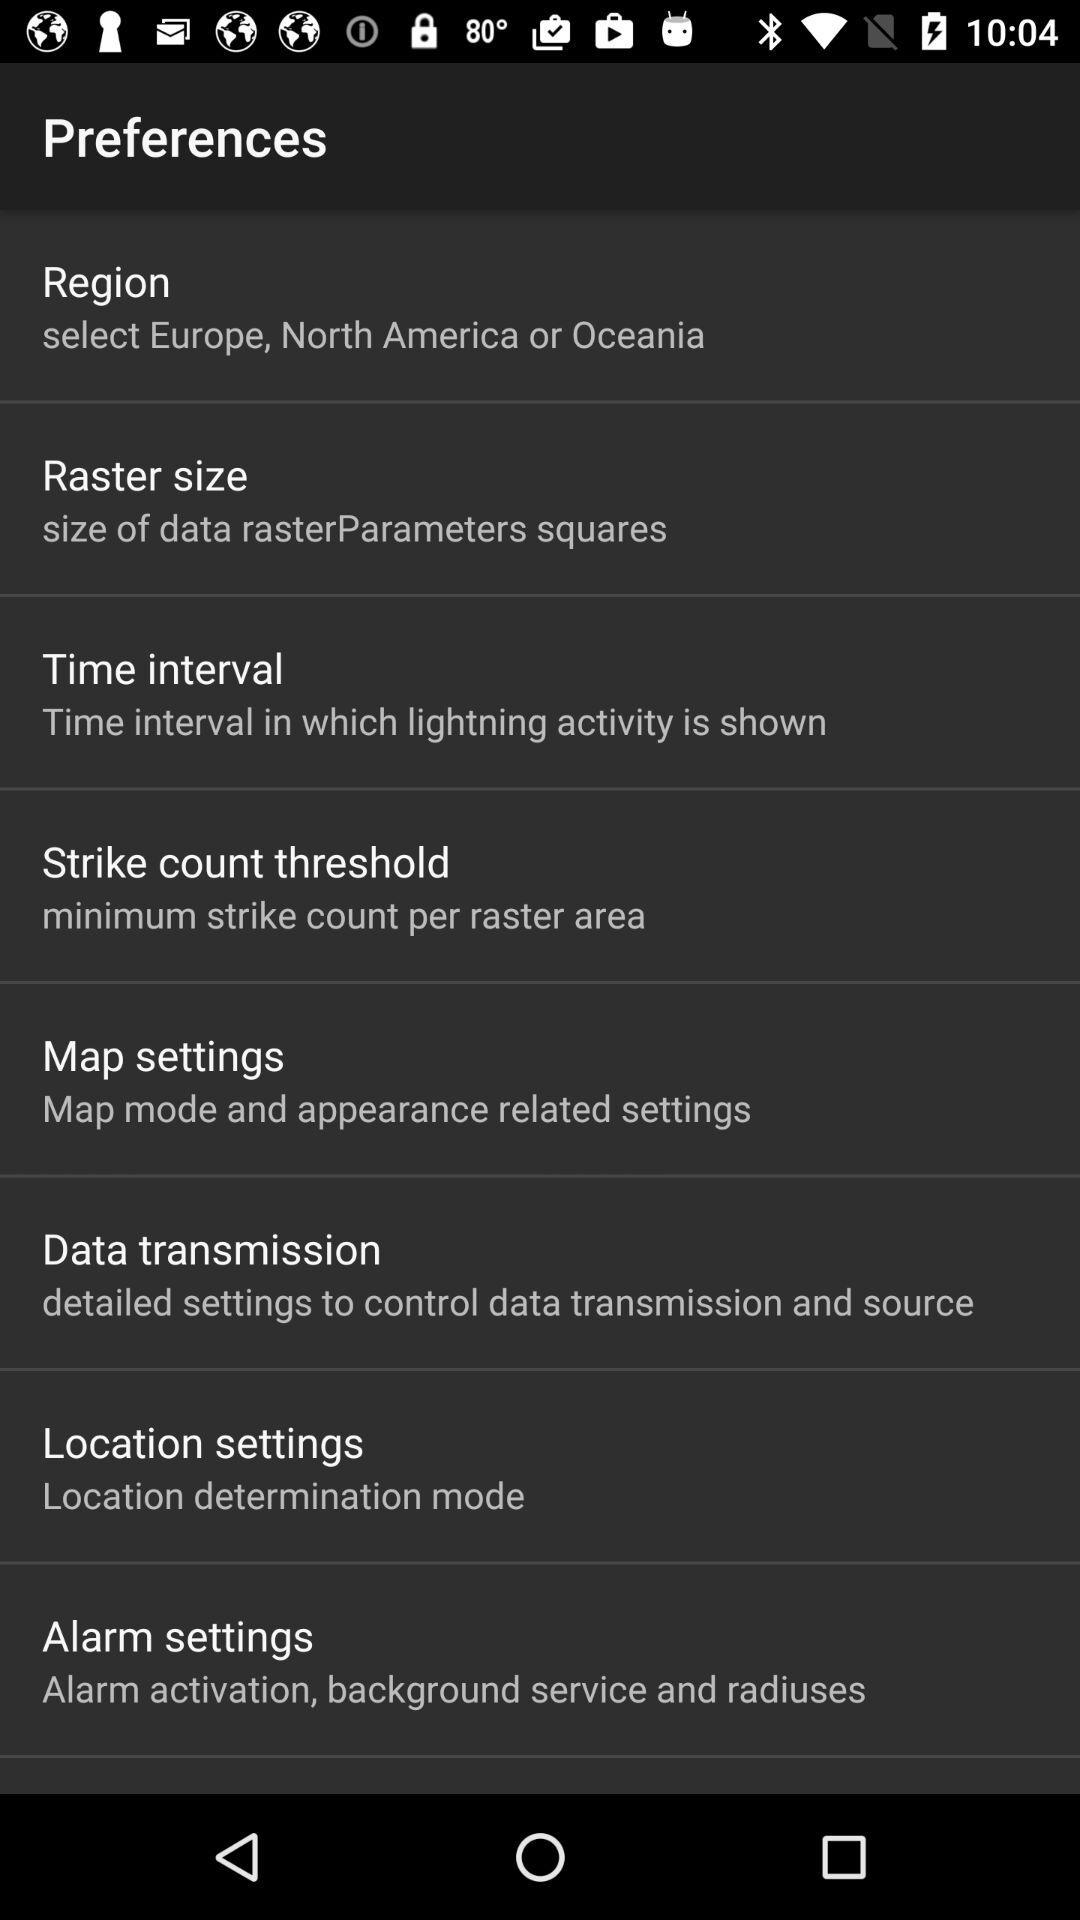 This screenshot has width=1080, height=1920. What do you see at coordinates (353, 527) in the screenshot?
I see `the item above time interval` at bounding box center [353, 527].